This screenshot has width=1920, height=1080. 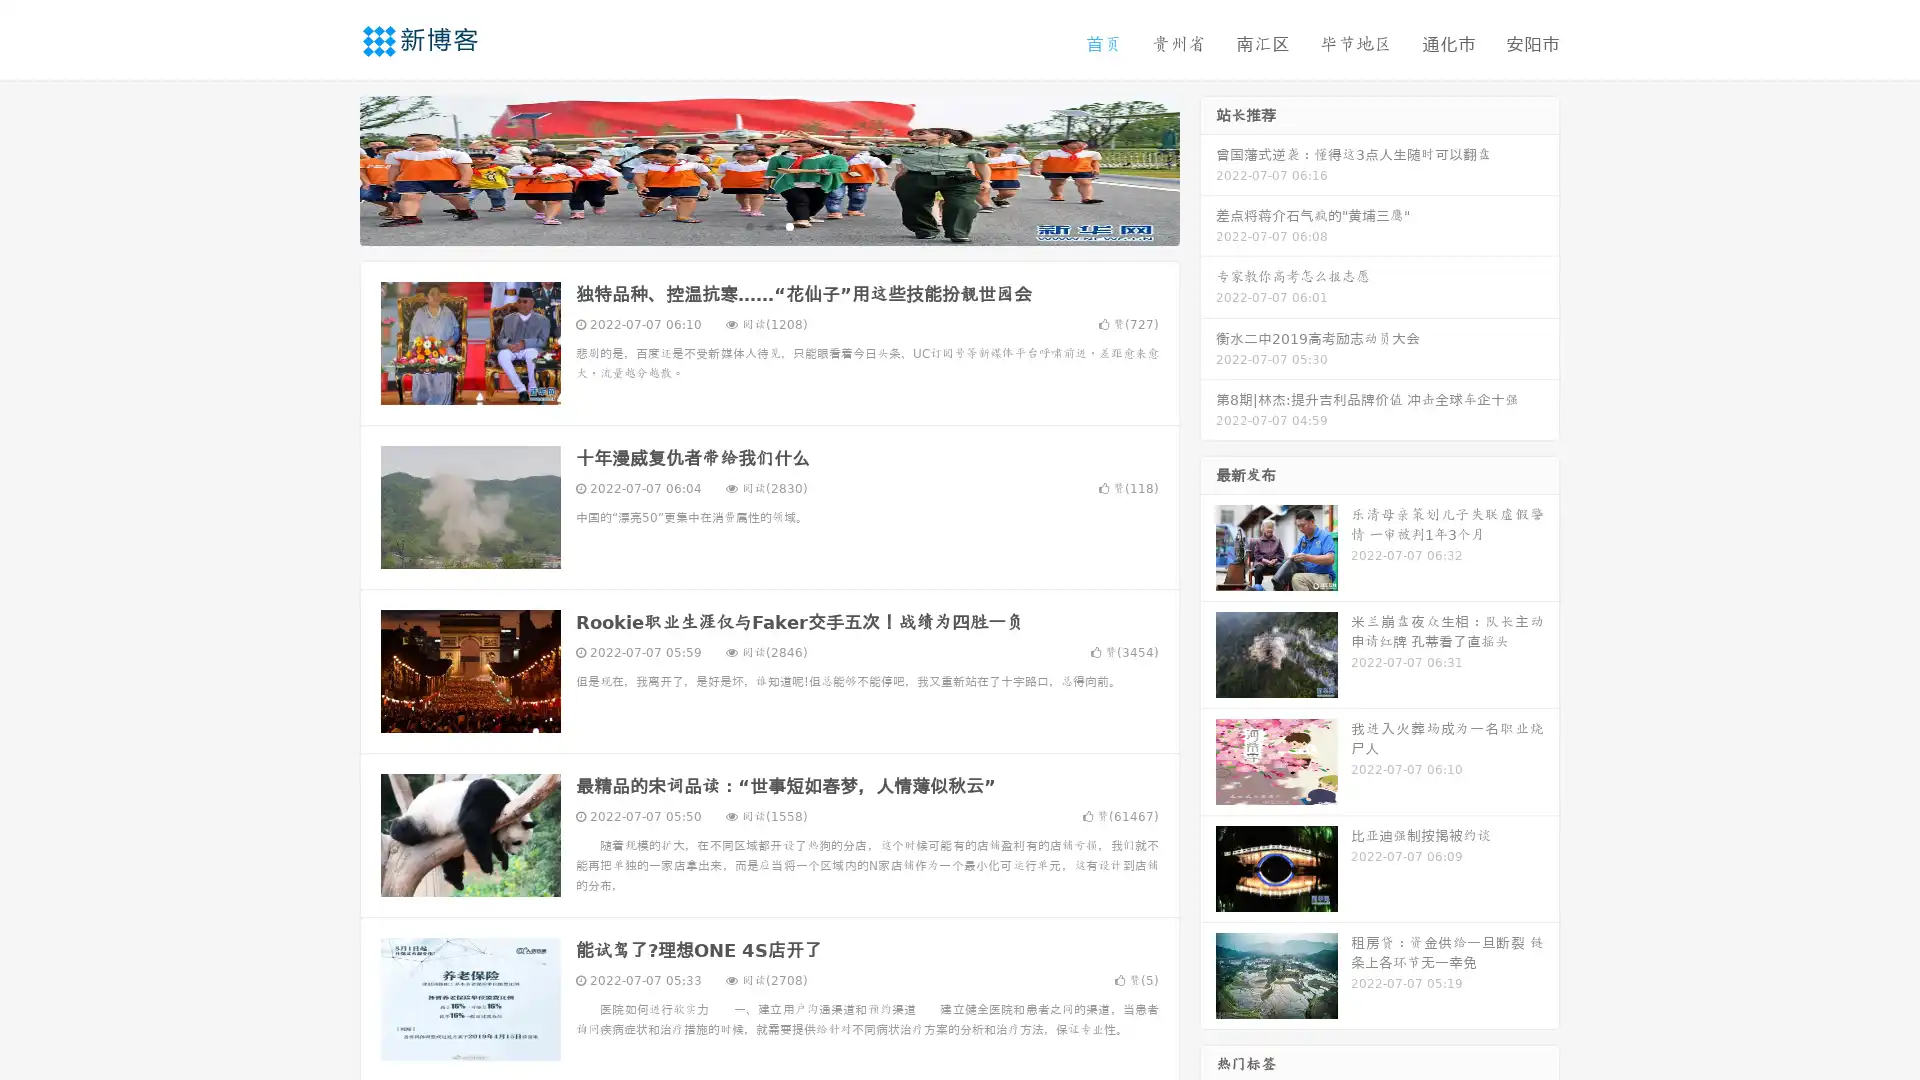 I want to click on Previous slide, so click(x=330, y=168).